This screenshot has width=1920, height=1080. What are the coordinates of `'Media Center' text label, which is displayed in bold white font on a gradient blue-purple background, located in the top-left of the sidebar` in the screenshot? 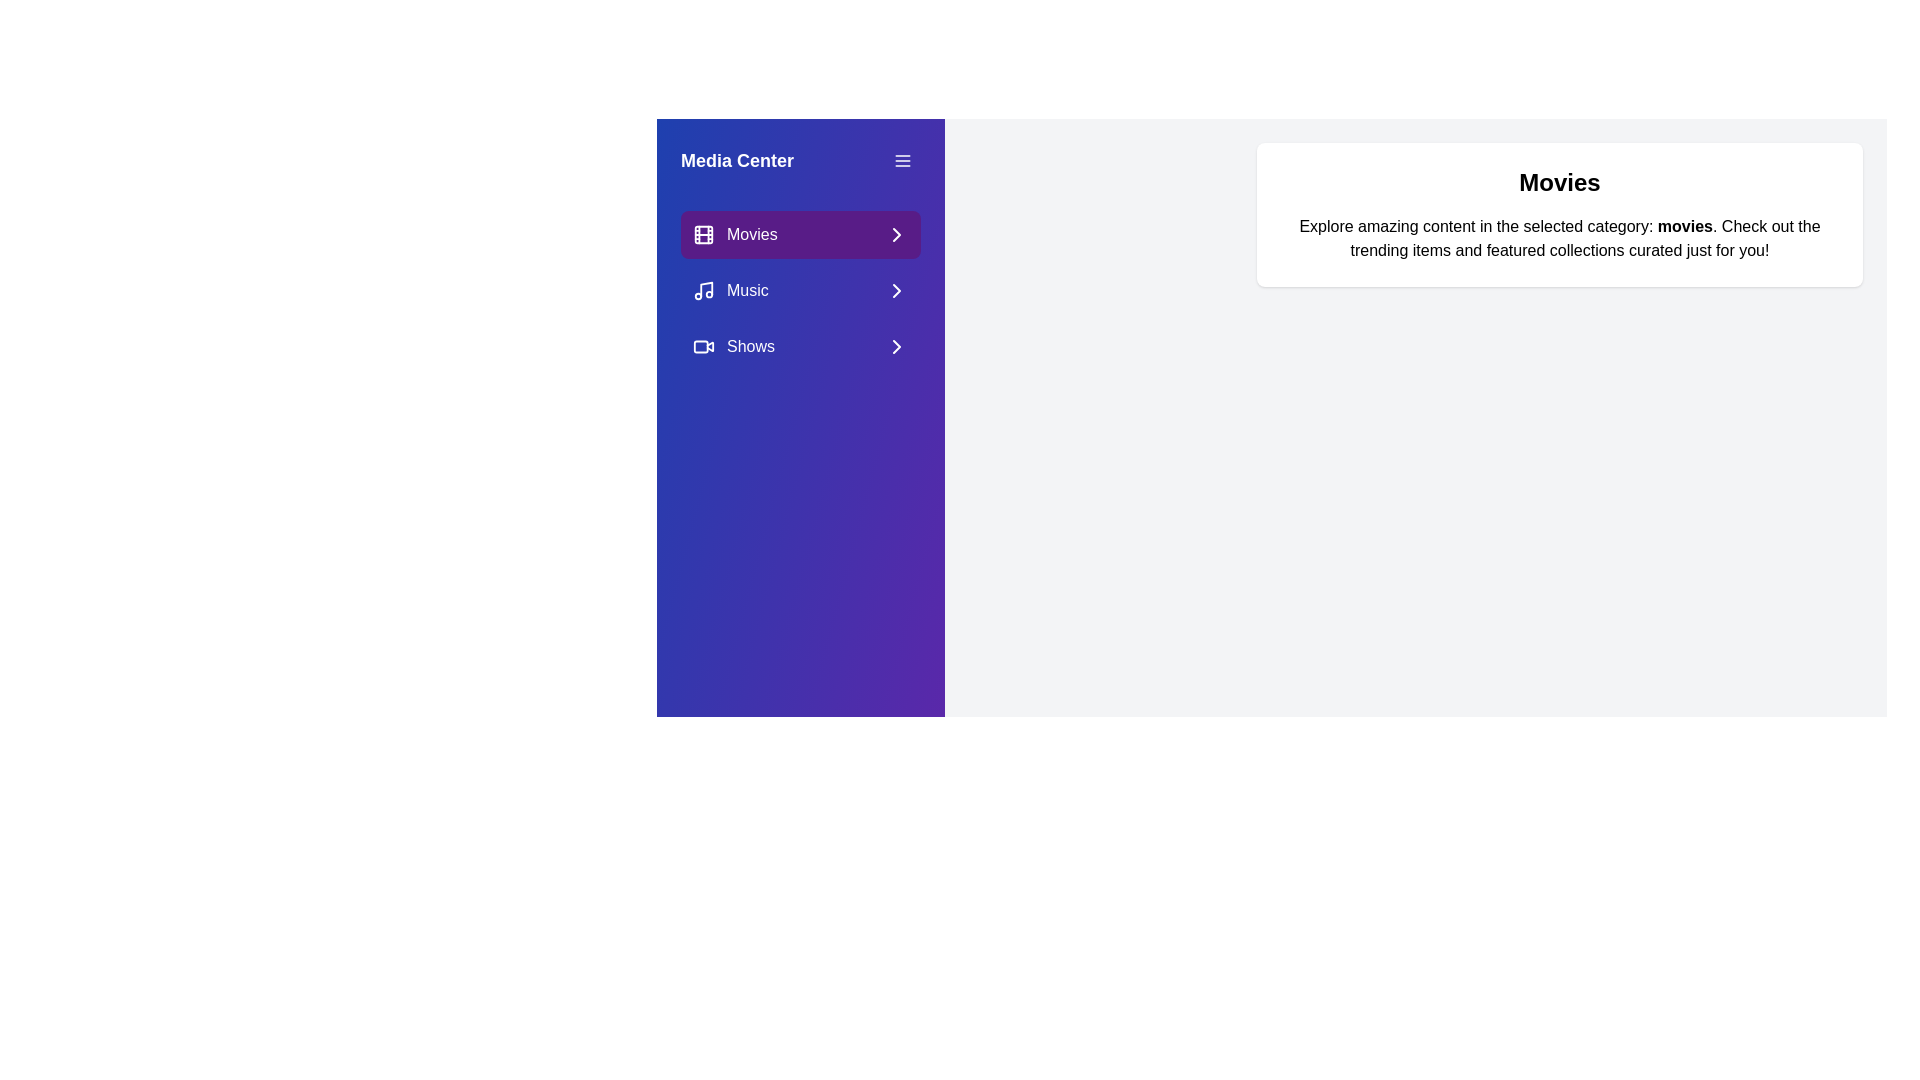 It's located at (736, 160).